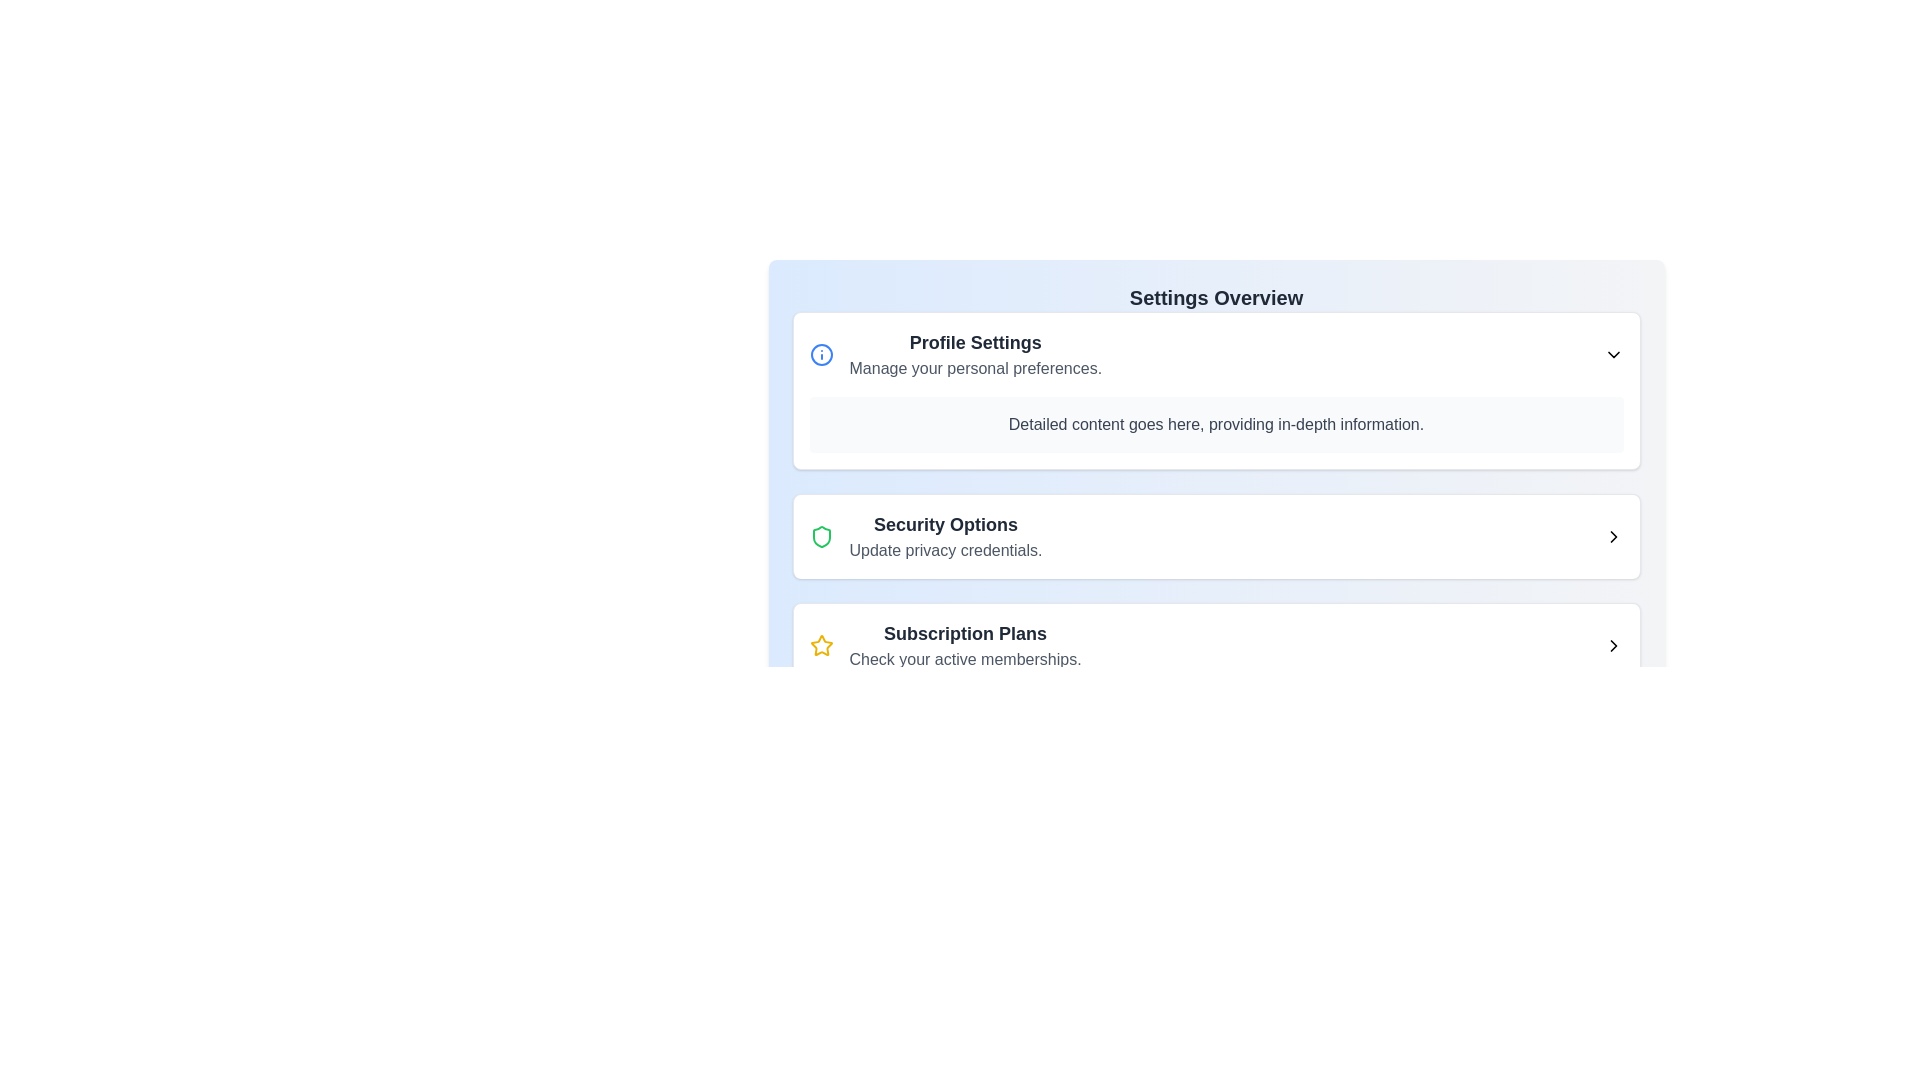  What do you see at coordinates (954, 353) in the screenshot?
I see `the first list item labeled 'Profile Settings' which includes an information icon and descriptive text for context menu access` at bounding box center [954, 353].